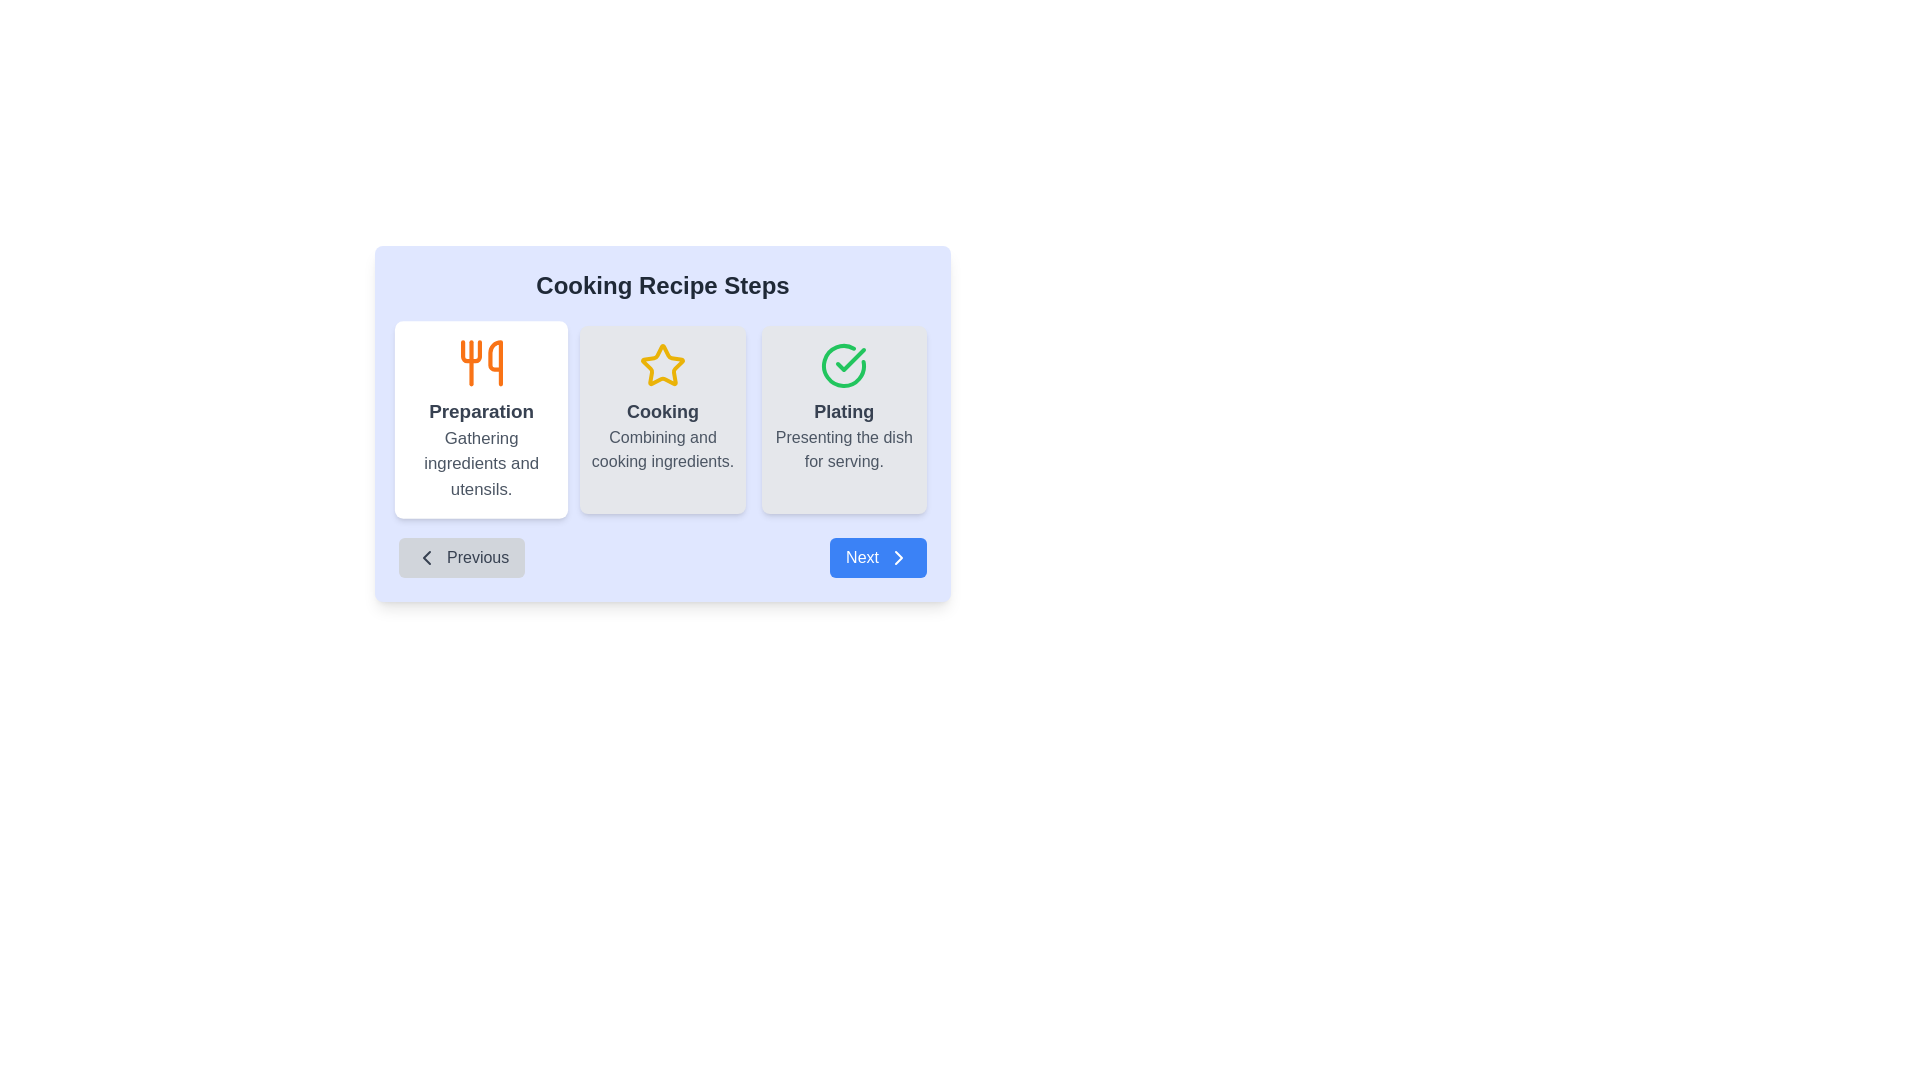 Image resolution: width=1920 pixels, height=1080 pixels. I want to click on the informational card section titled 'Cooking' with the subtitle 'Combining and cooking ingredients.' that is located in the middle of a three-column grid under the header 'Cooking Recipe Steps', so click(662, 419).